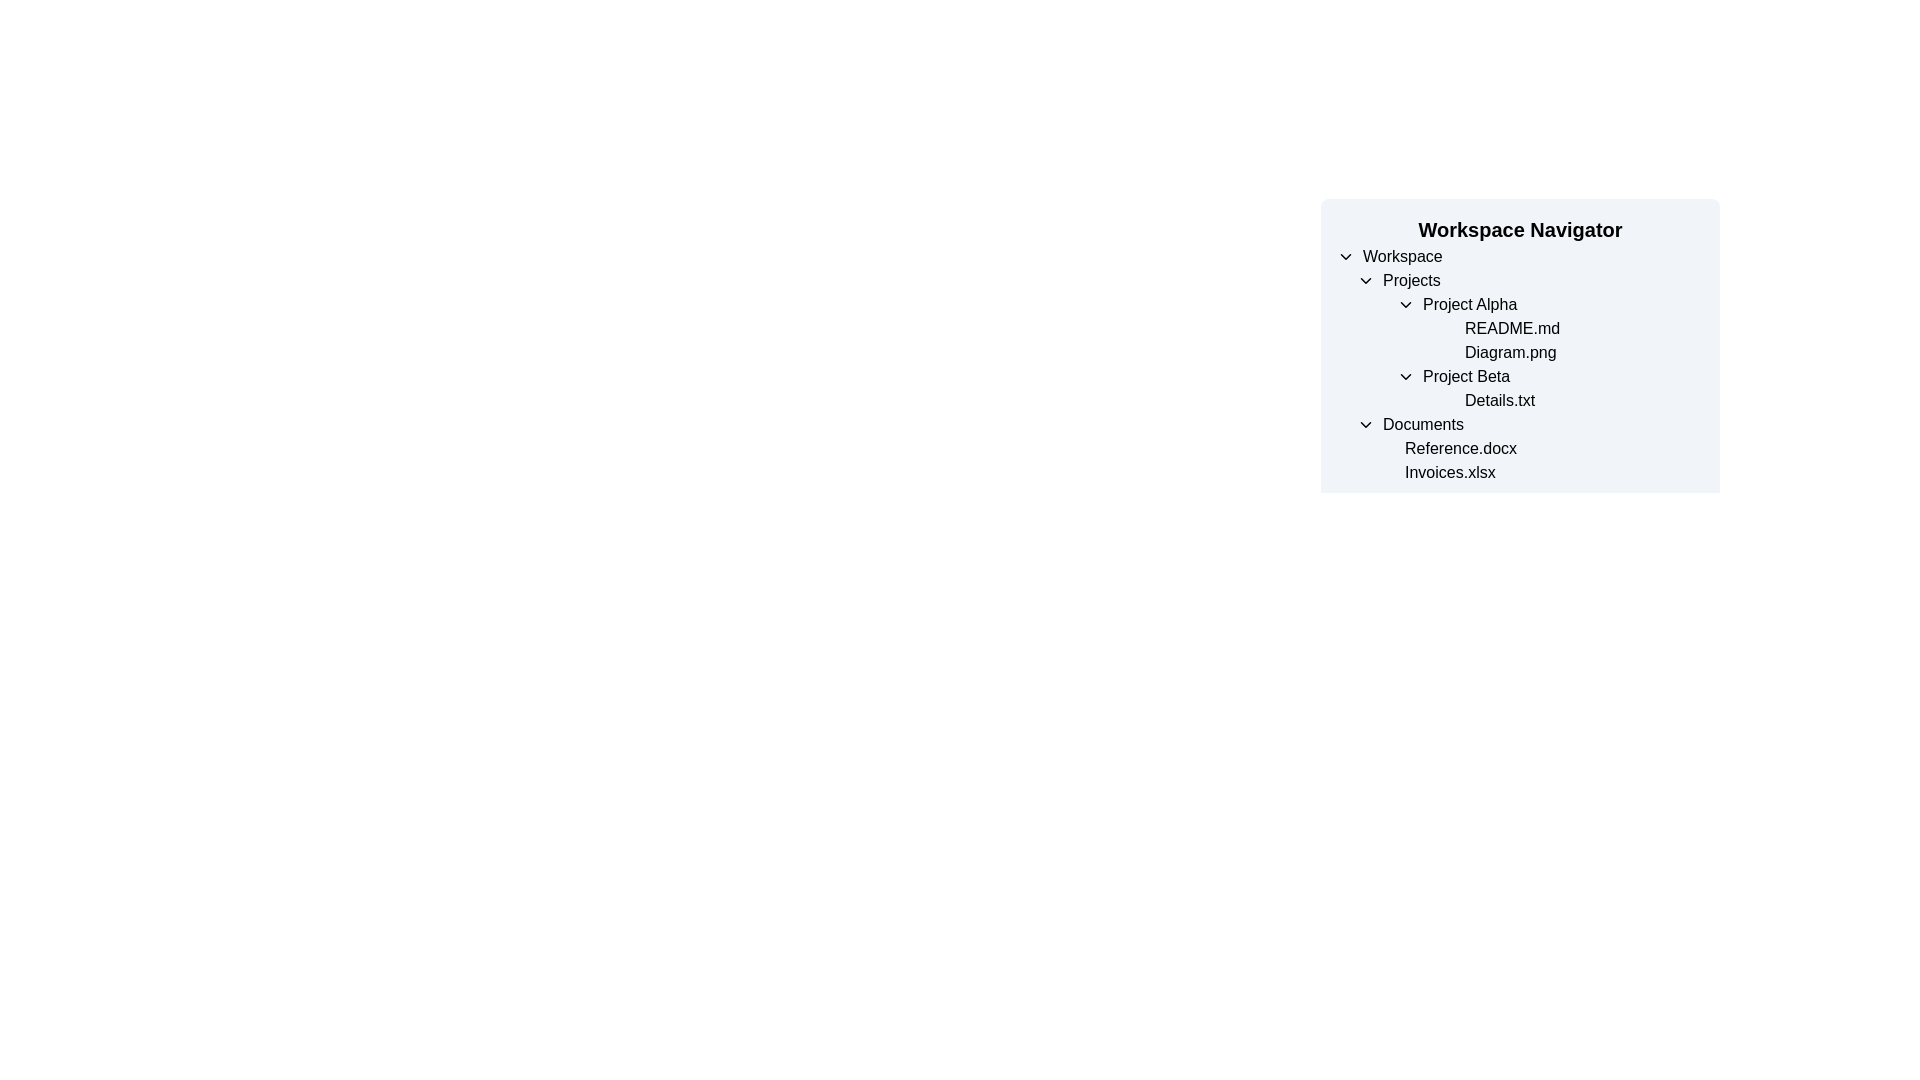  Describe the element at coordinates (1450, 473) in the screenshot. I see `text label representing the document 'Invoices.xlsx', which is the second item under the 'Documents' section in the 'Workspace Navigator' panel` at that location.